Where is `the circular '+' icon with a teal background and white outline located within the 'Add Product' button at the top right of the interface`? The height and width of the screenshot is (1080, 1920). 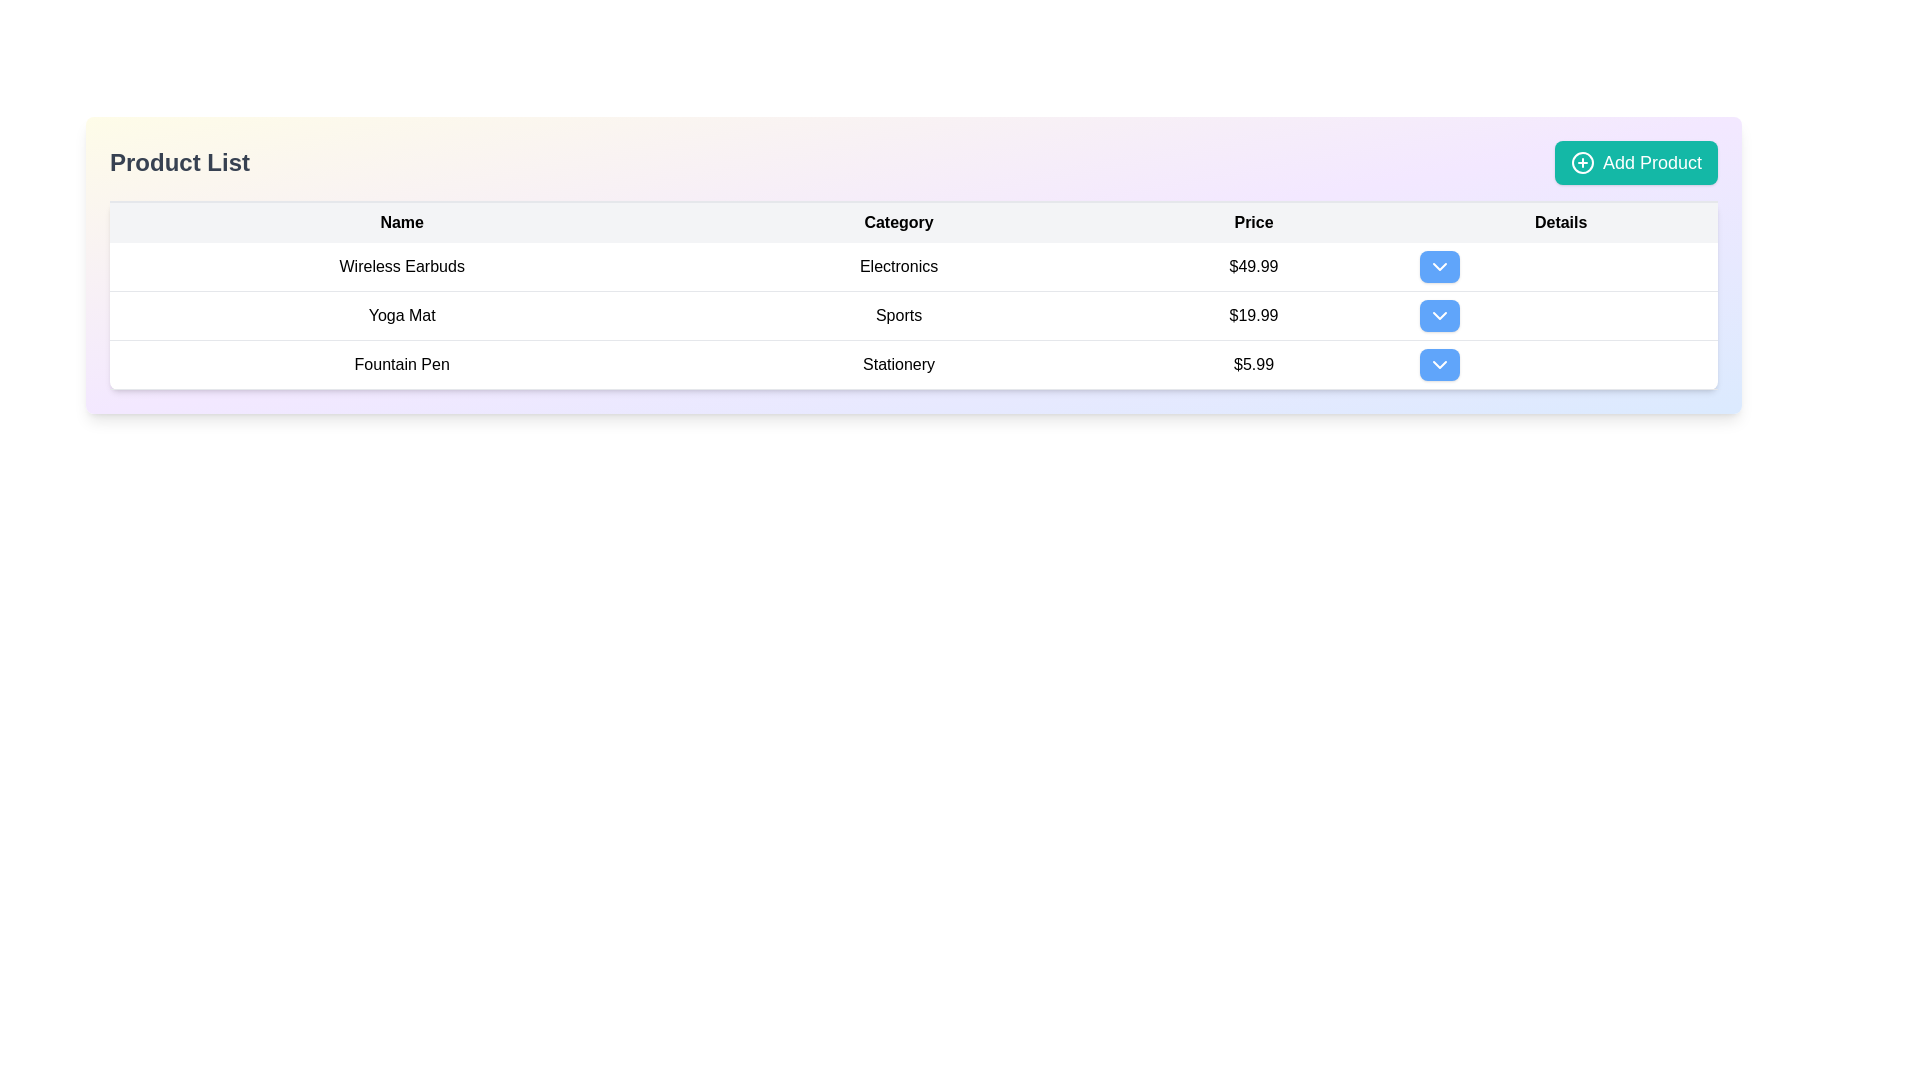
the circular '+' icon with a teal background and white outline located within the 'Add Product' button at the top right of the interface is located at coordinates (1581, 161).